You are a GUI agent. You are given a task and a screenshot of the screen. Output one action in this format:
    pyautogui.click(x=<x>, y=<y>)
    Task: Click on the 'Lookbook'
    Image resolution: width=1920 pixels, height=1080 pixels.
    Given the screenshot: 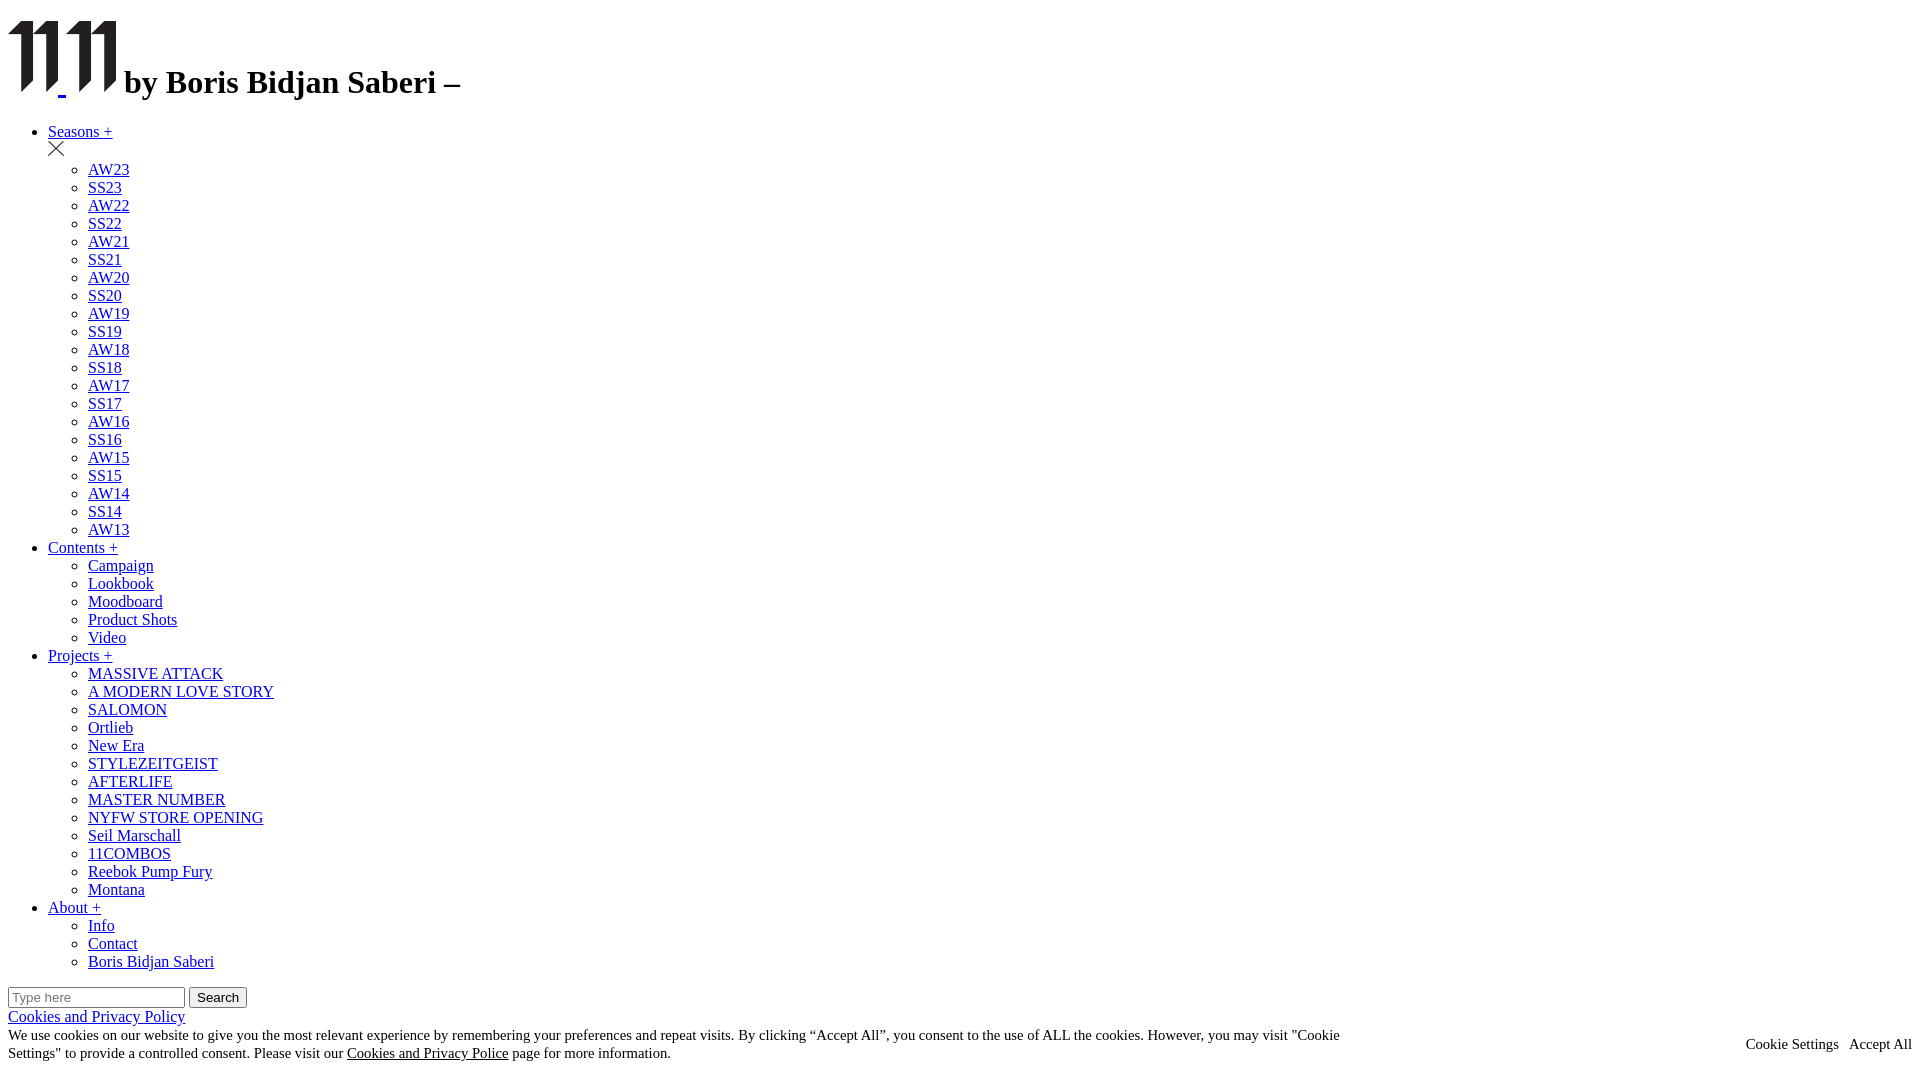 What is the action you would take?
    pyautogui.click(x=119, y=583)
    